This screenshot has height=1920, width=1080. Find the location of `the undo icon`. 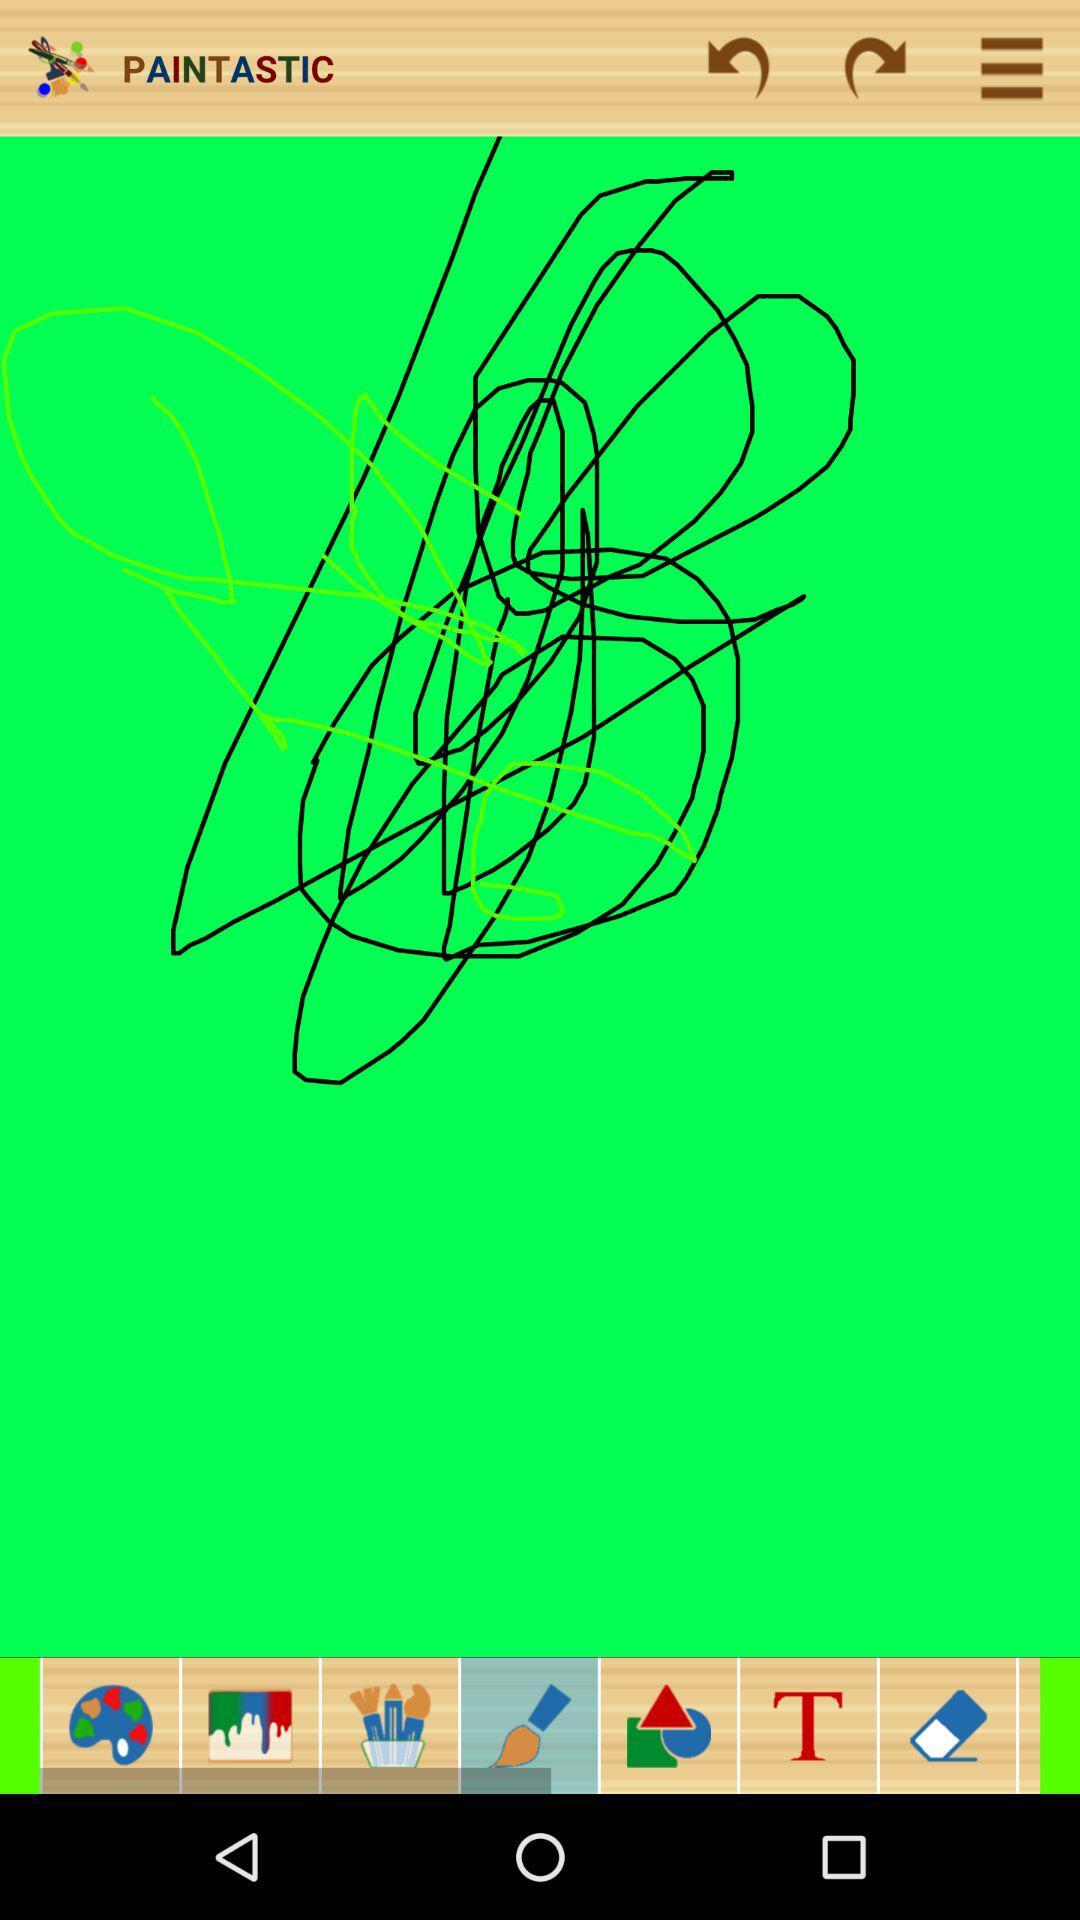

the undo icon is located at coordinates (738, 68).